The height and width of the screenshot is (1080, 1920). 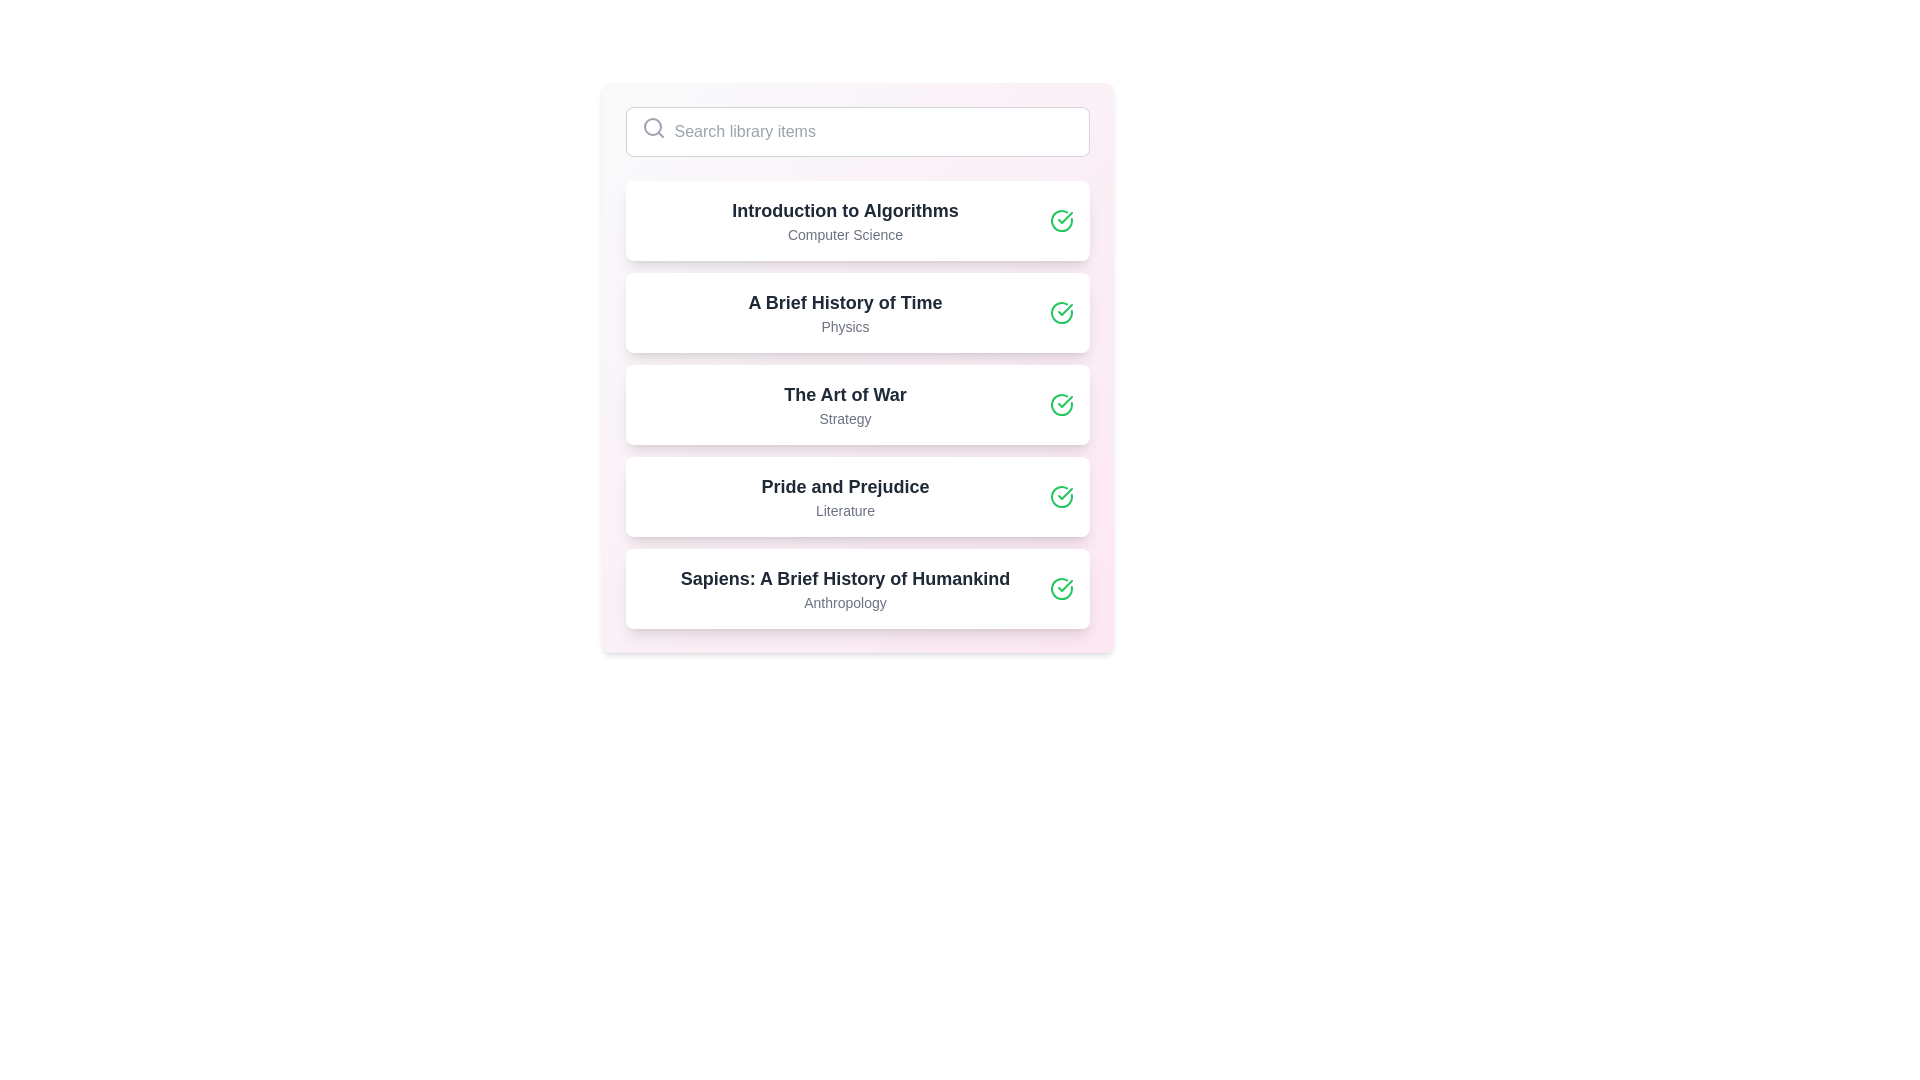 I want to click on the text label indicating the category of the content in the list item located below 'Introduction to Algorithms', so click(x=845, y=234).